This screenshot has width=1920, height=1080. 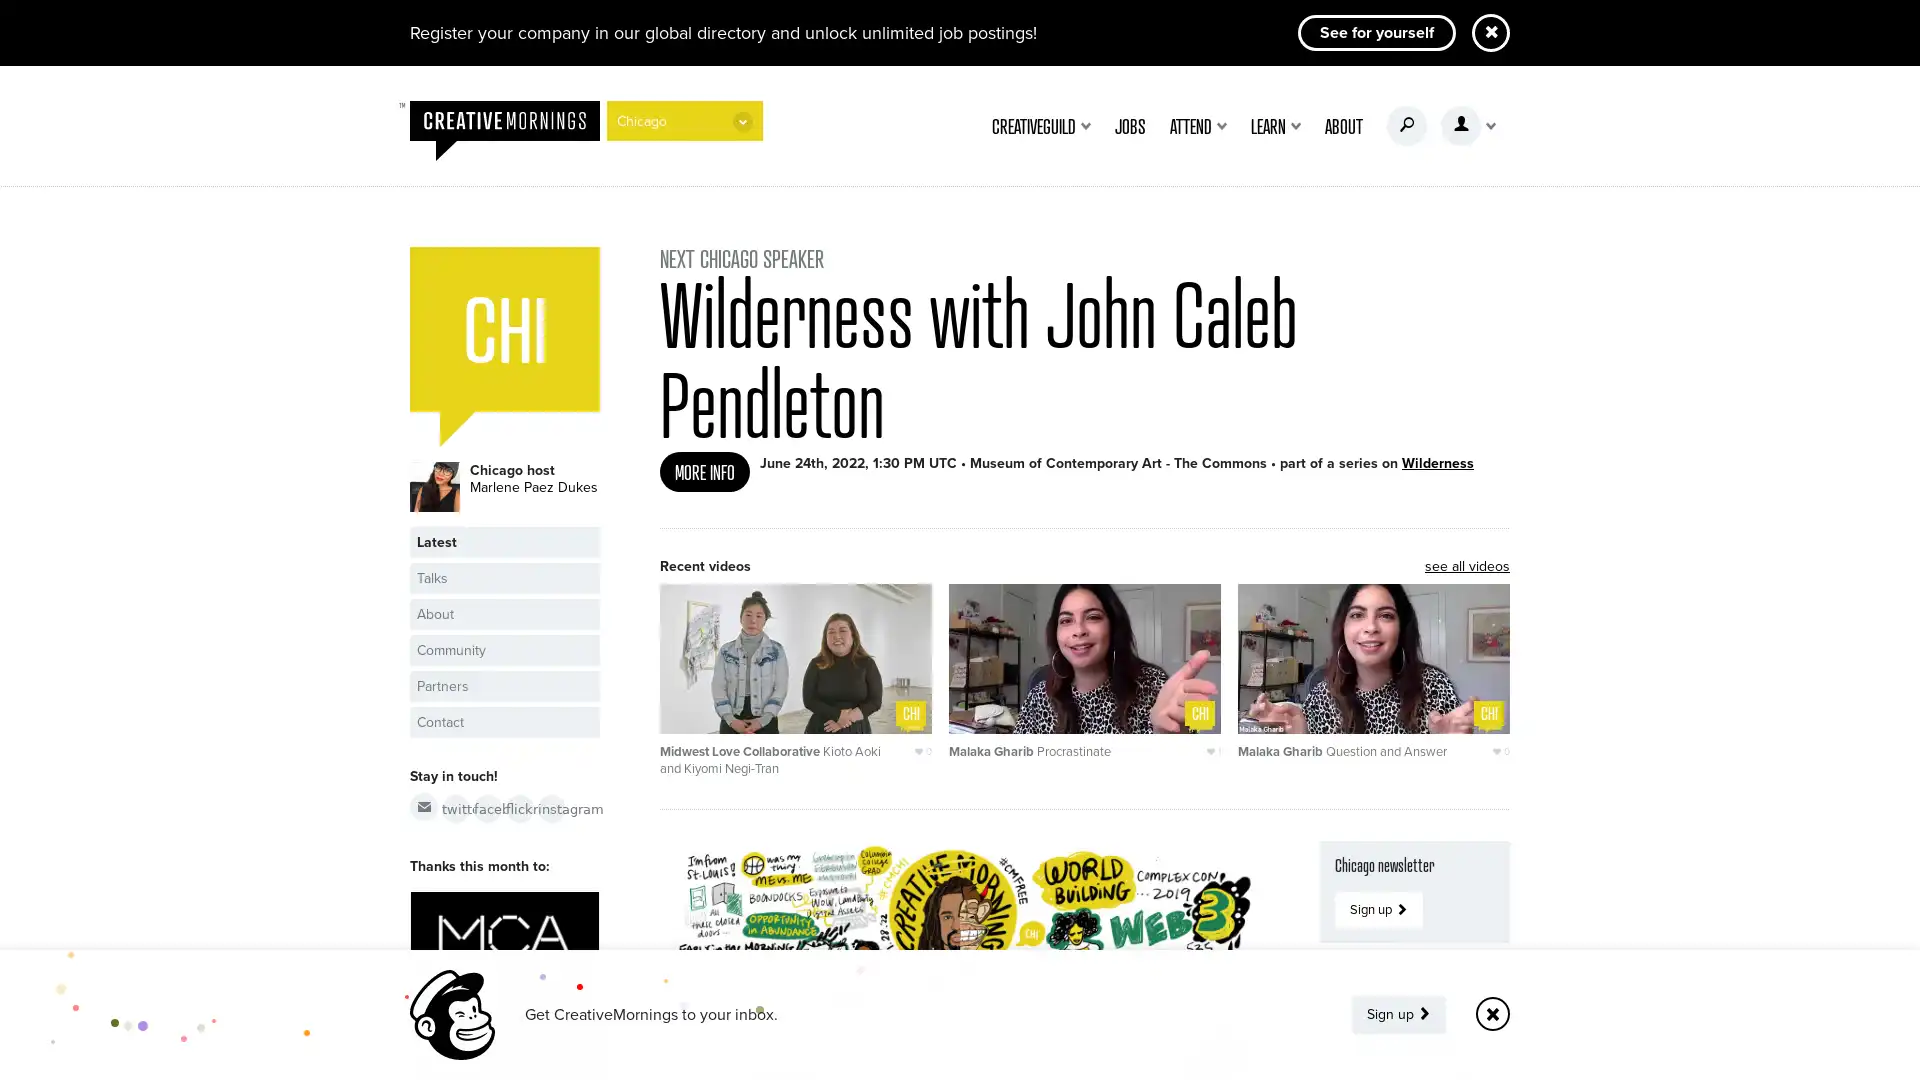 What do you see at coordinates (1492, 1014) in the screenshot?
I see `close` at bounding box center [1492, 1014].